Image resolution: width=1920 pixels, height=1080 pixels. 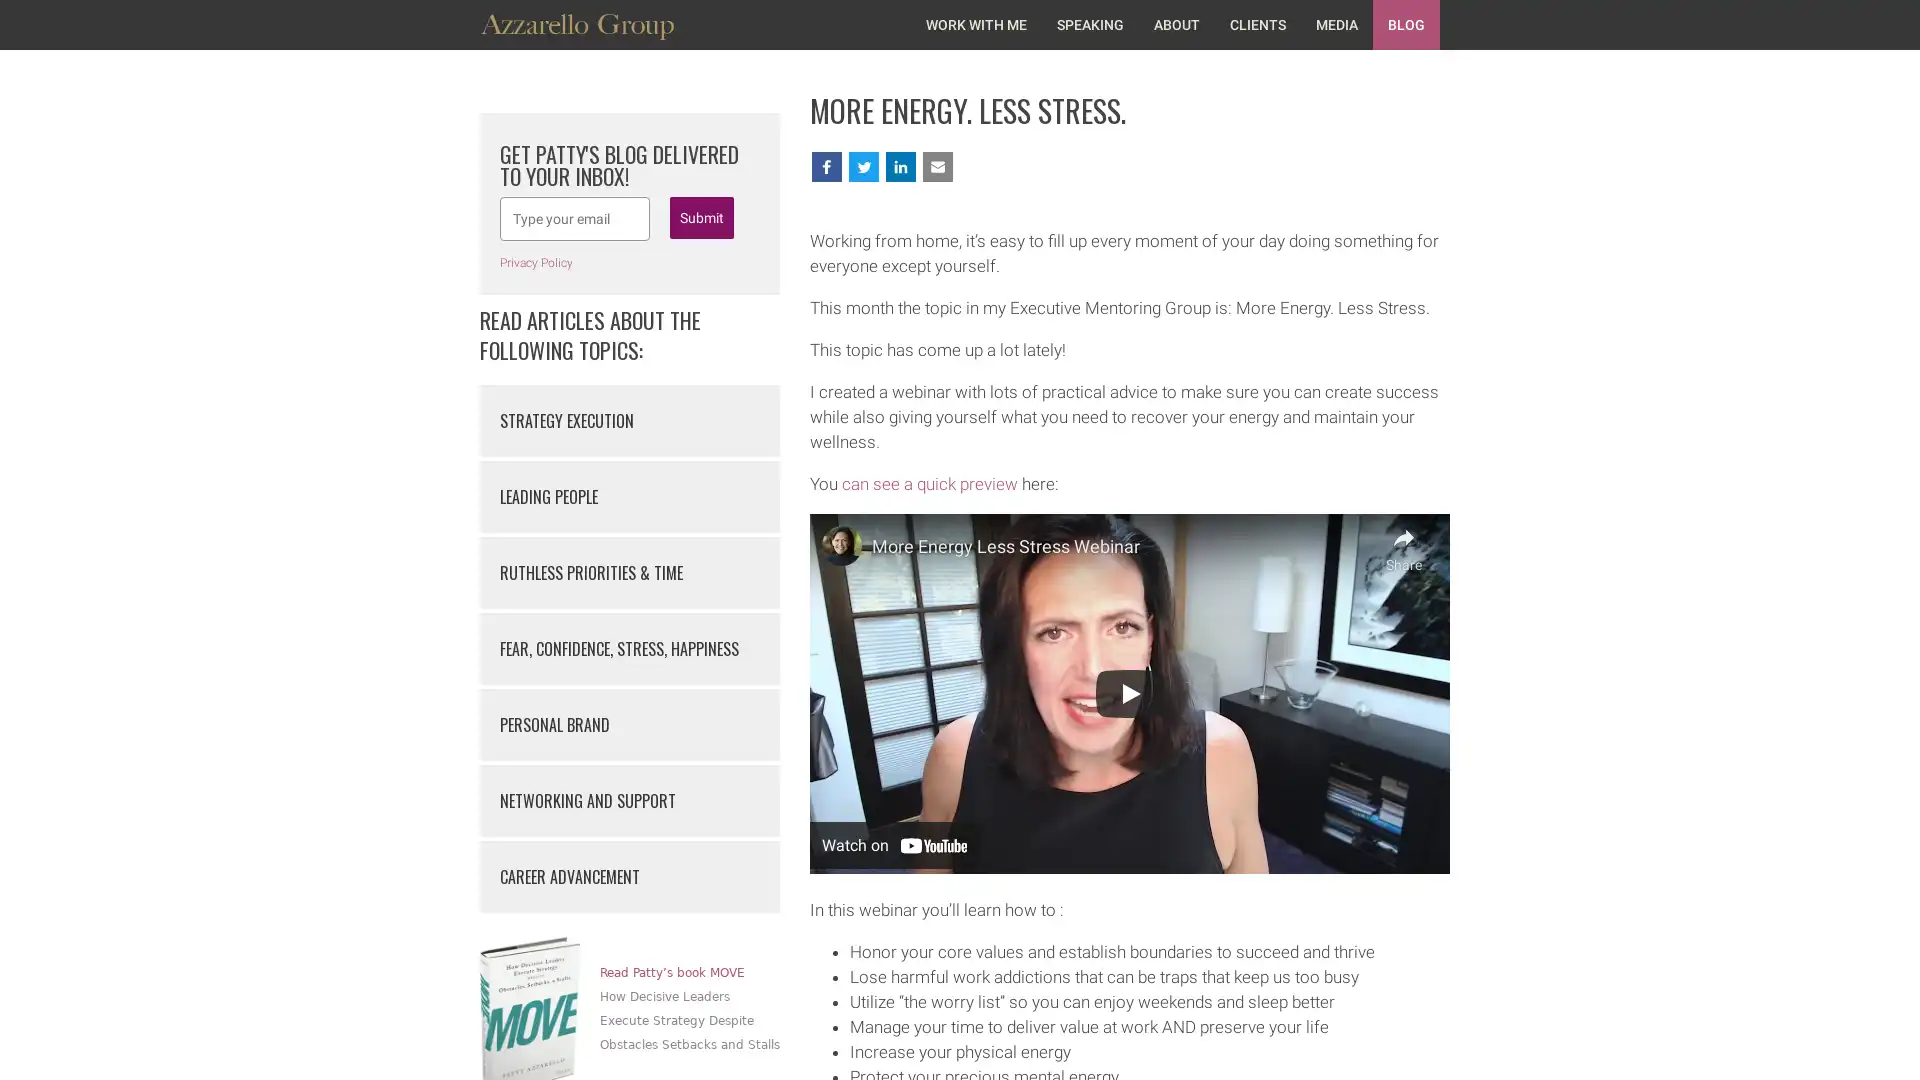 I want to click on CAREER ADVANCEMENT, so click(x=628, y=875).